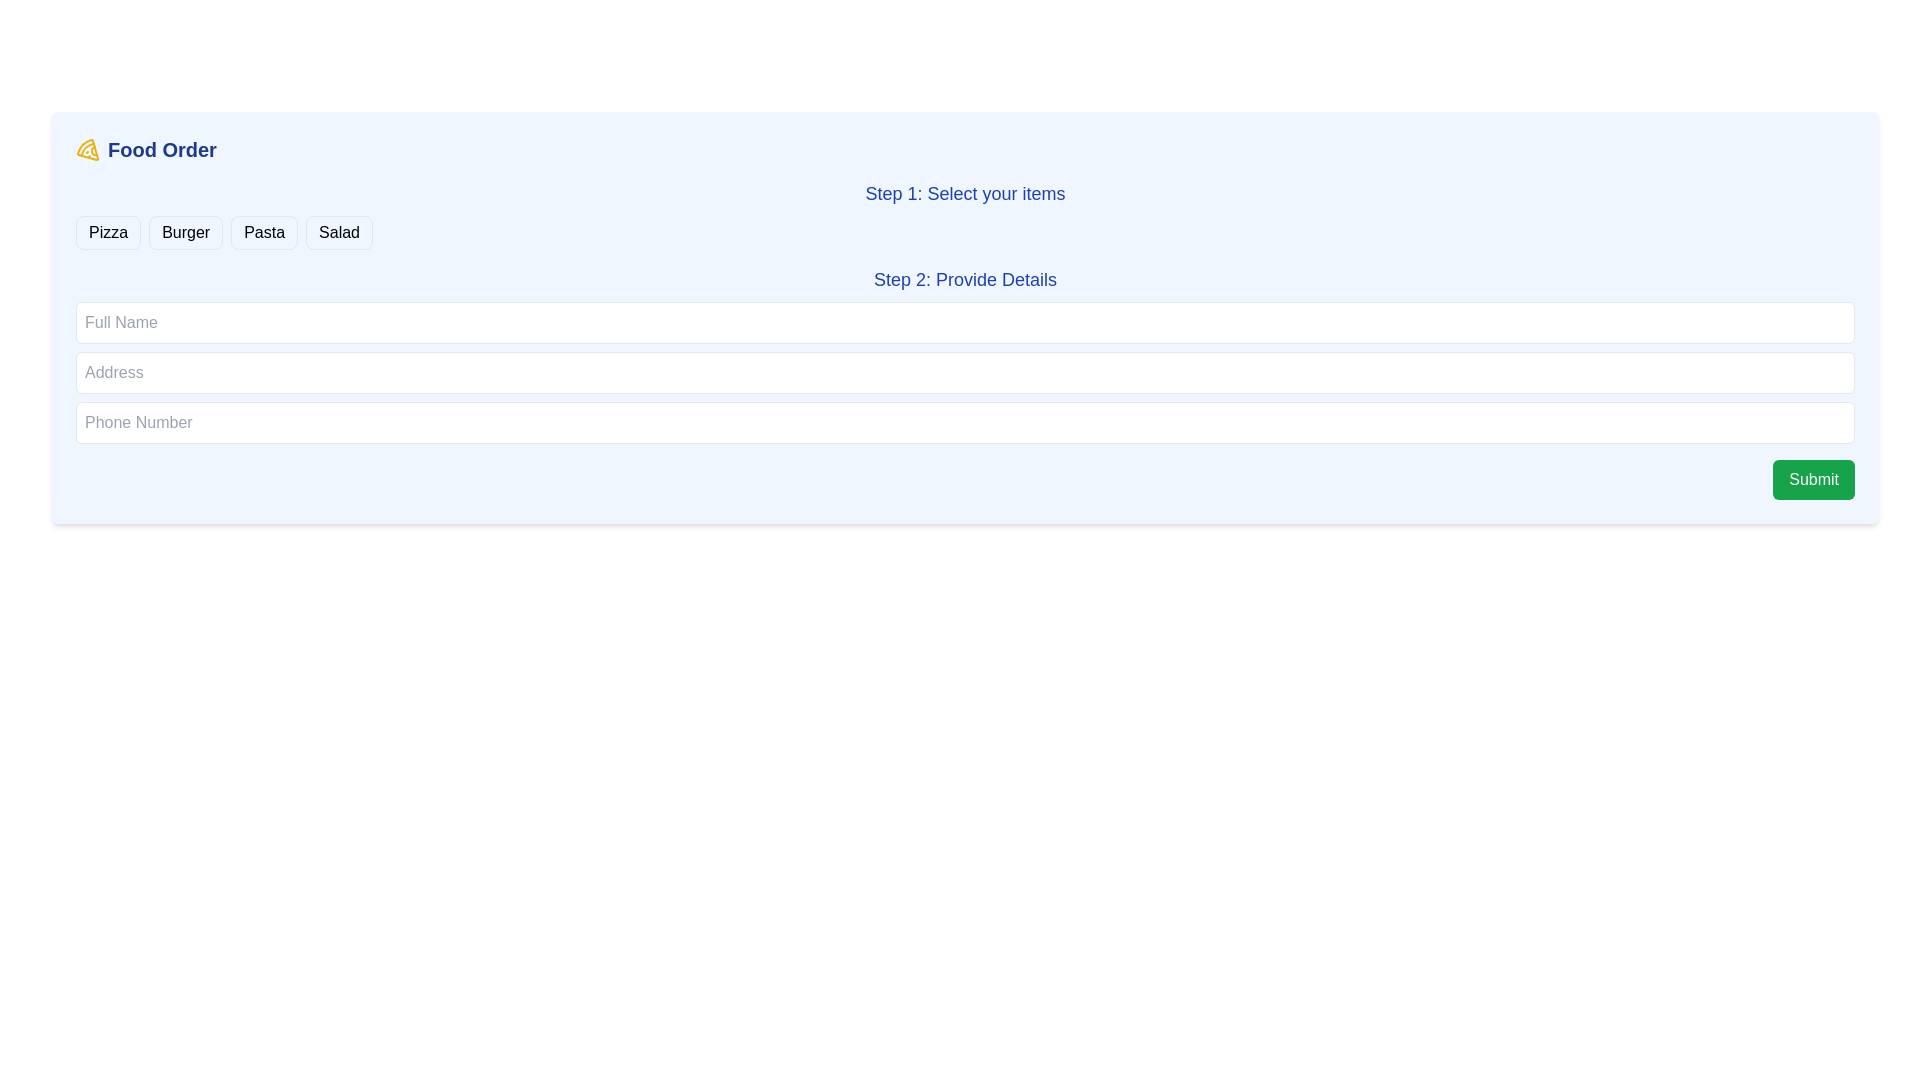 The image size is (1920, 1080). I want to click on the pizza slice icon, which is yellow and located next to the 'Food Order' text label in the top left of the interface, so click(86, 149).